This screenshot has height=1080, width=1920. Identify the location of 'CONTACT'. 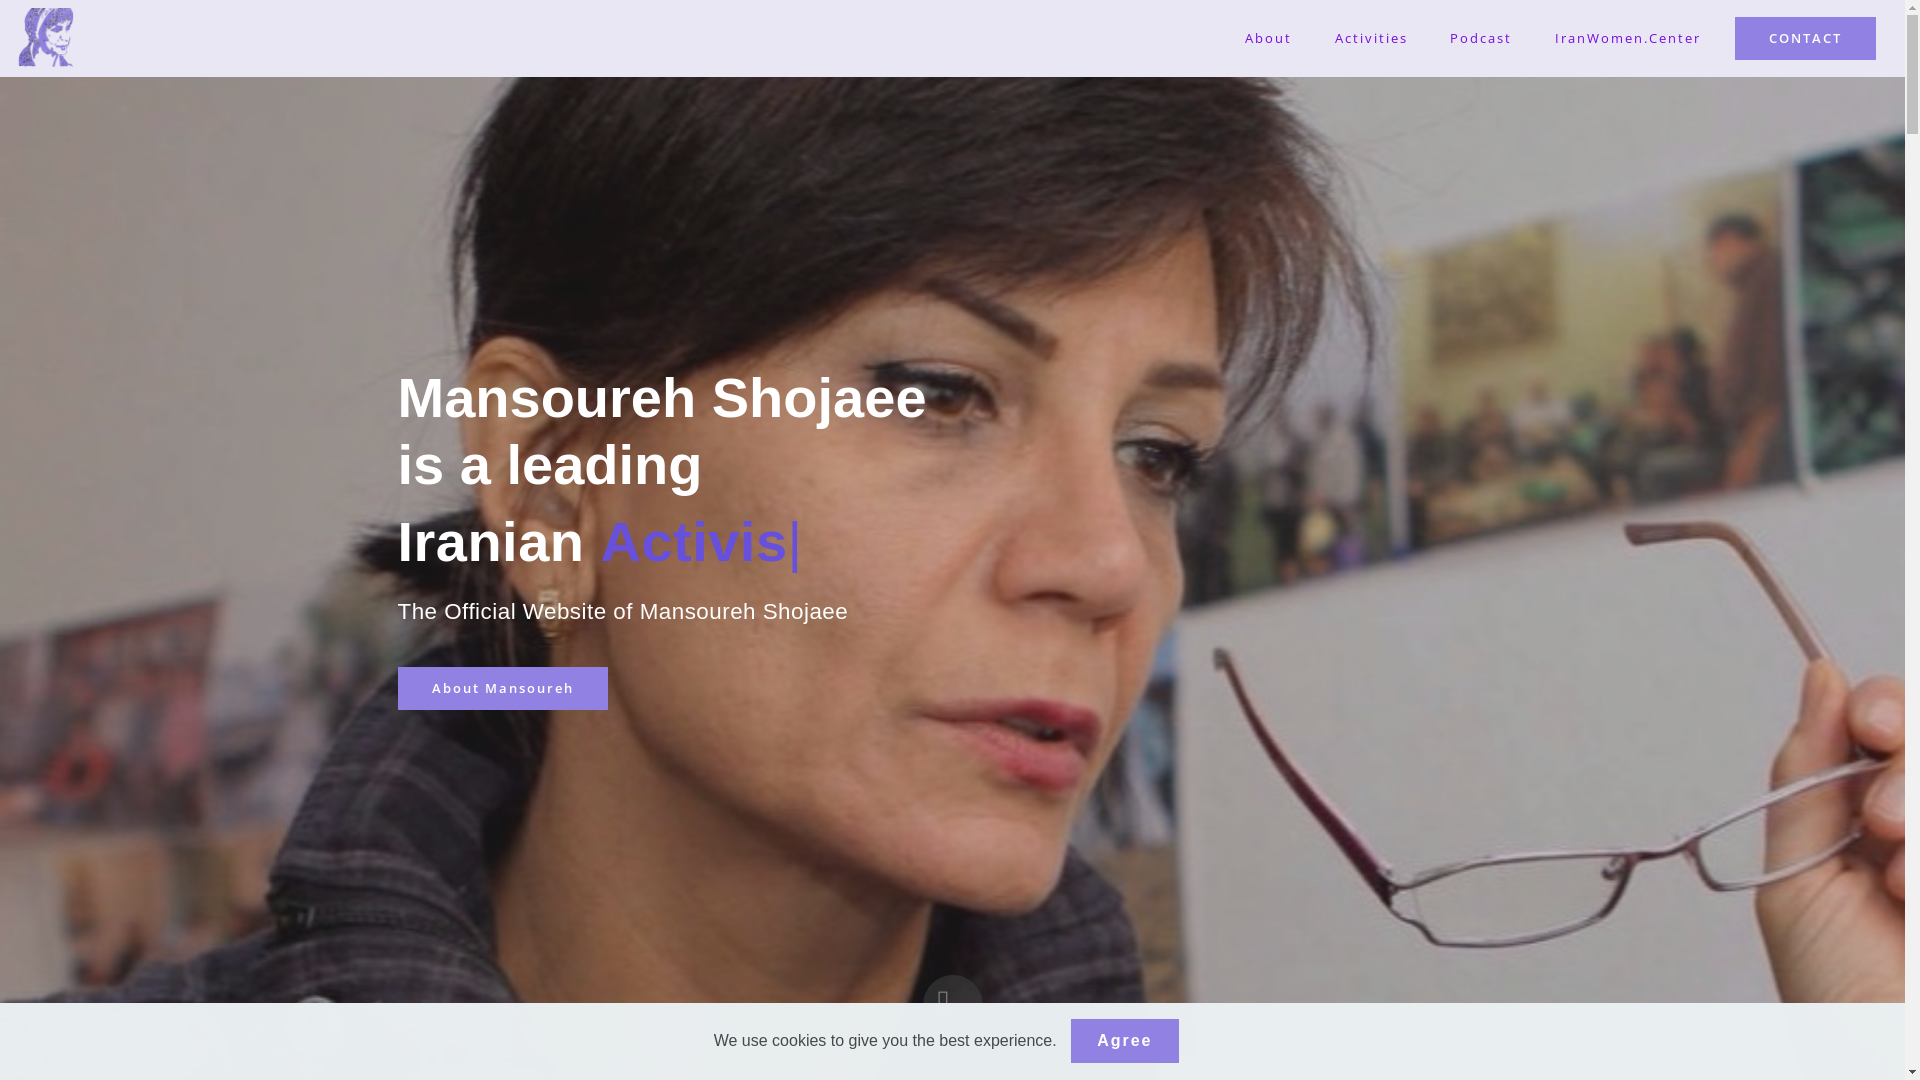
(1805, 38).